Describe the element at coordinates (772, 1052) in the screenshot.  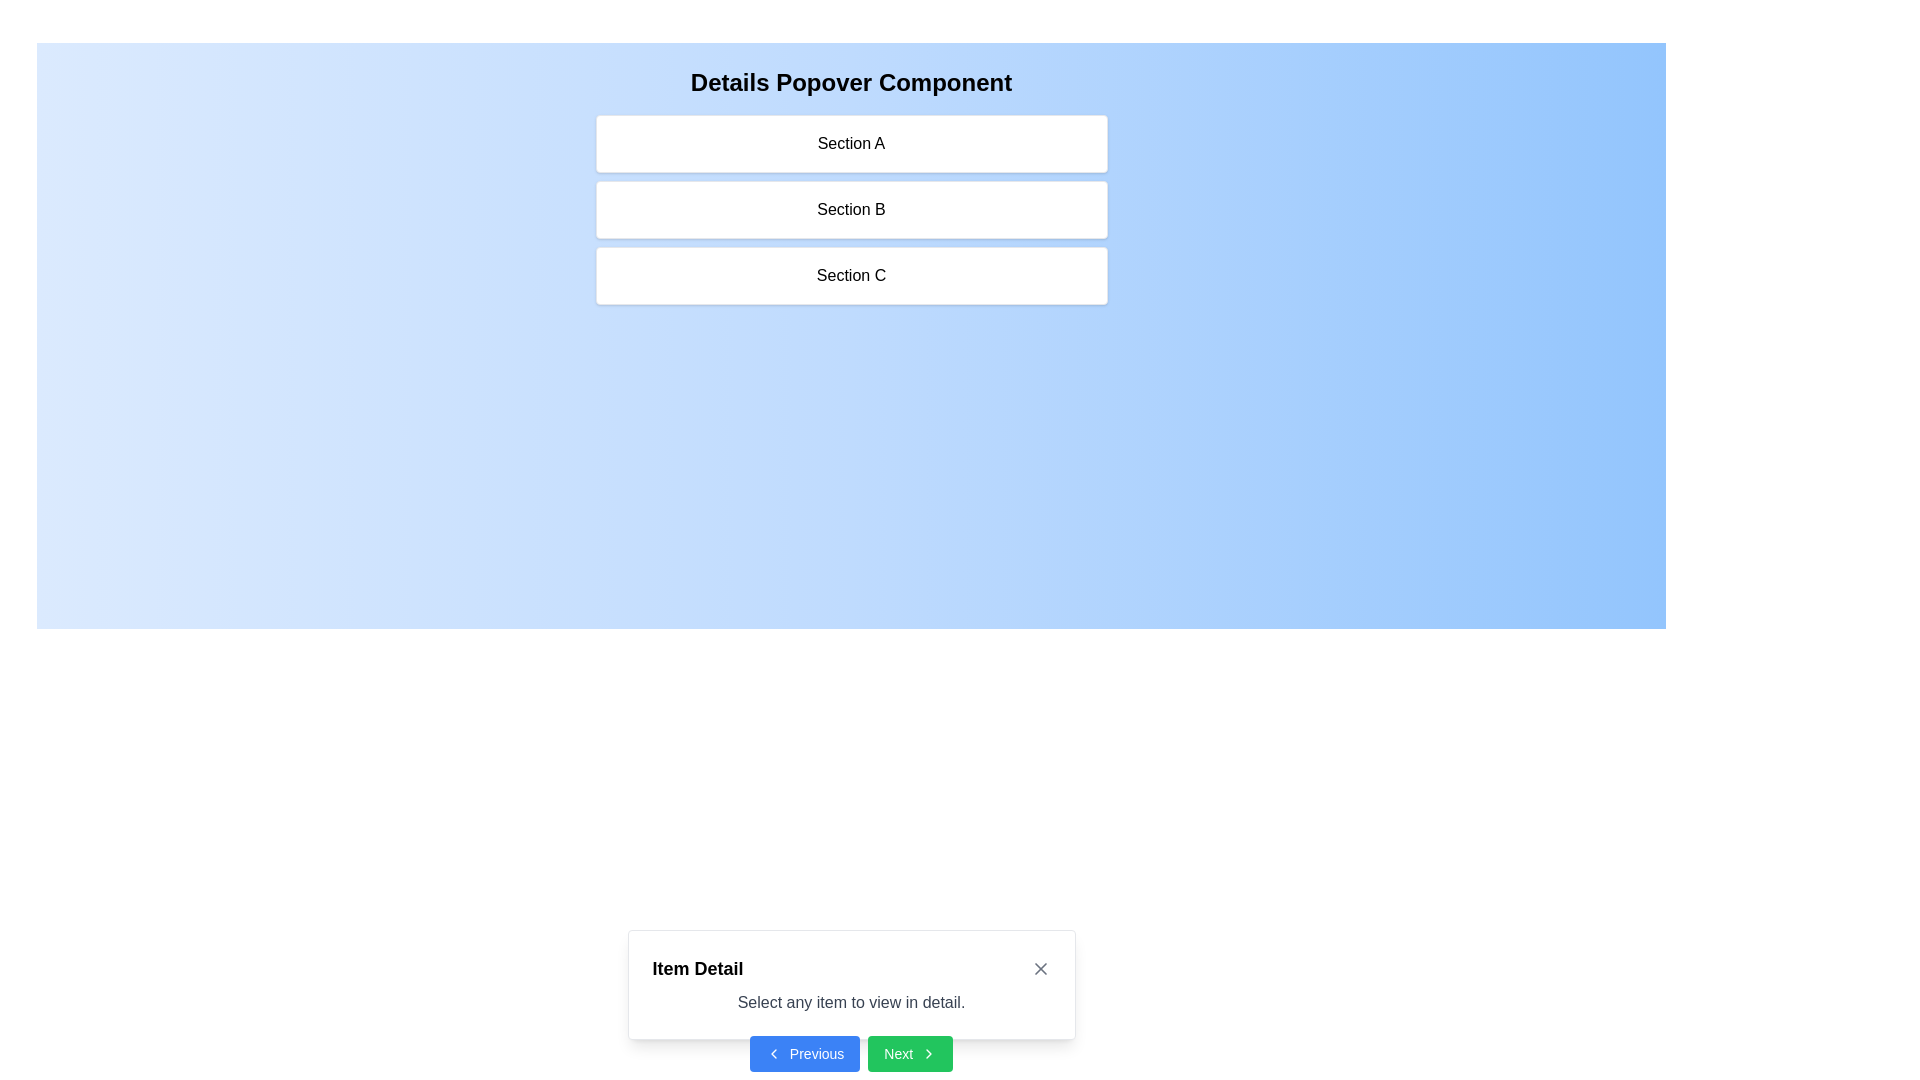
I see `the 'Previous' button, which features a left-pointing chevron icon on its left side, designed for backward navigation` at that location.